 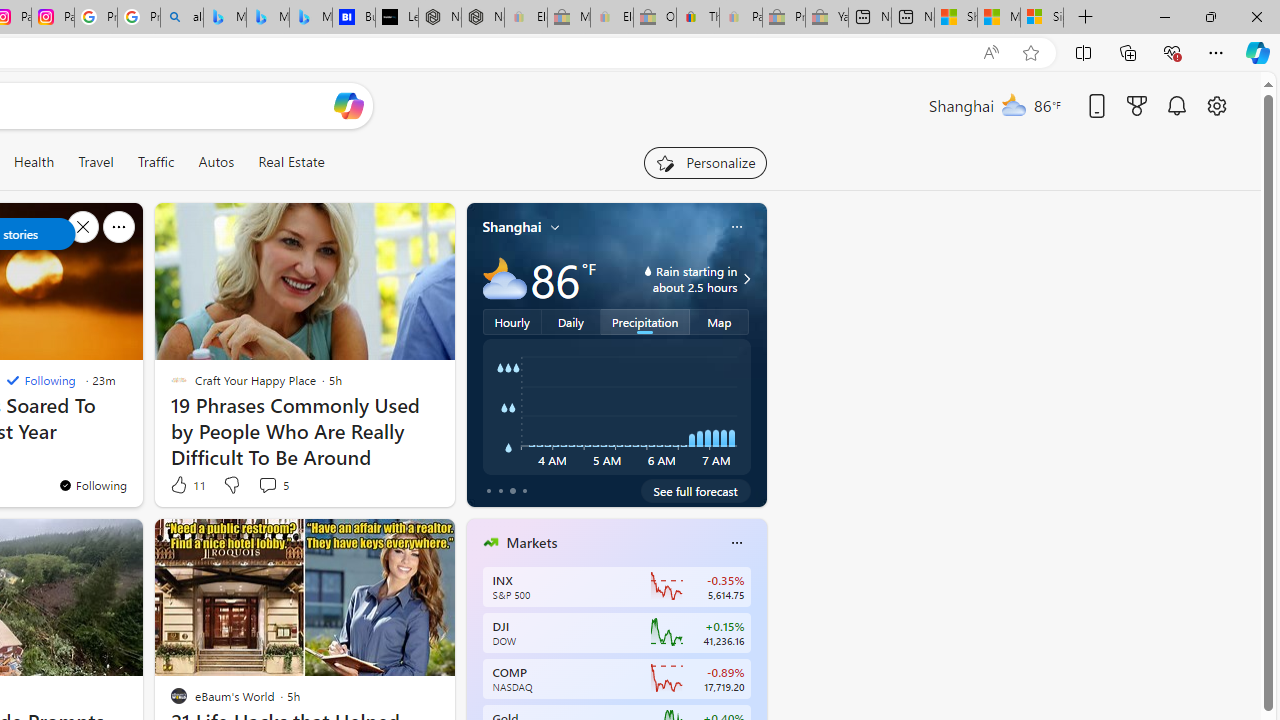 What do you see at coordinates (991, 52) in the screenshot?
I see `'Read aloud this page (Ctrl+Shift+U)'` at bounding box center [991, 52].